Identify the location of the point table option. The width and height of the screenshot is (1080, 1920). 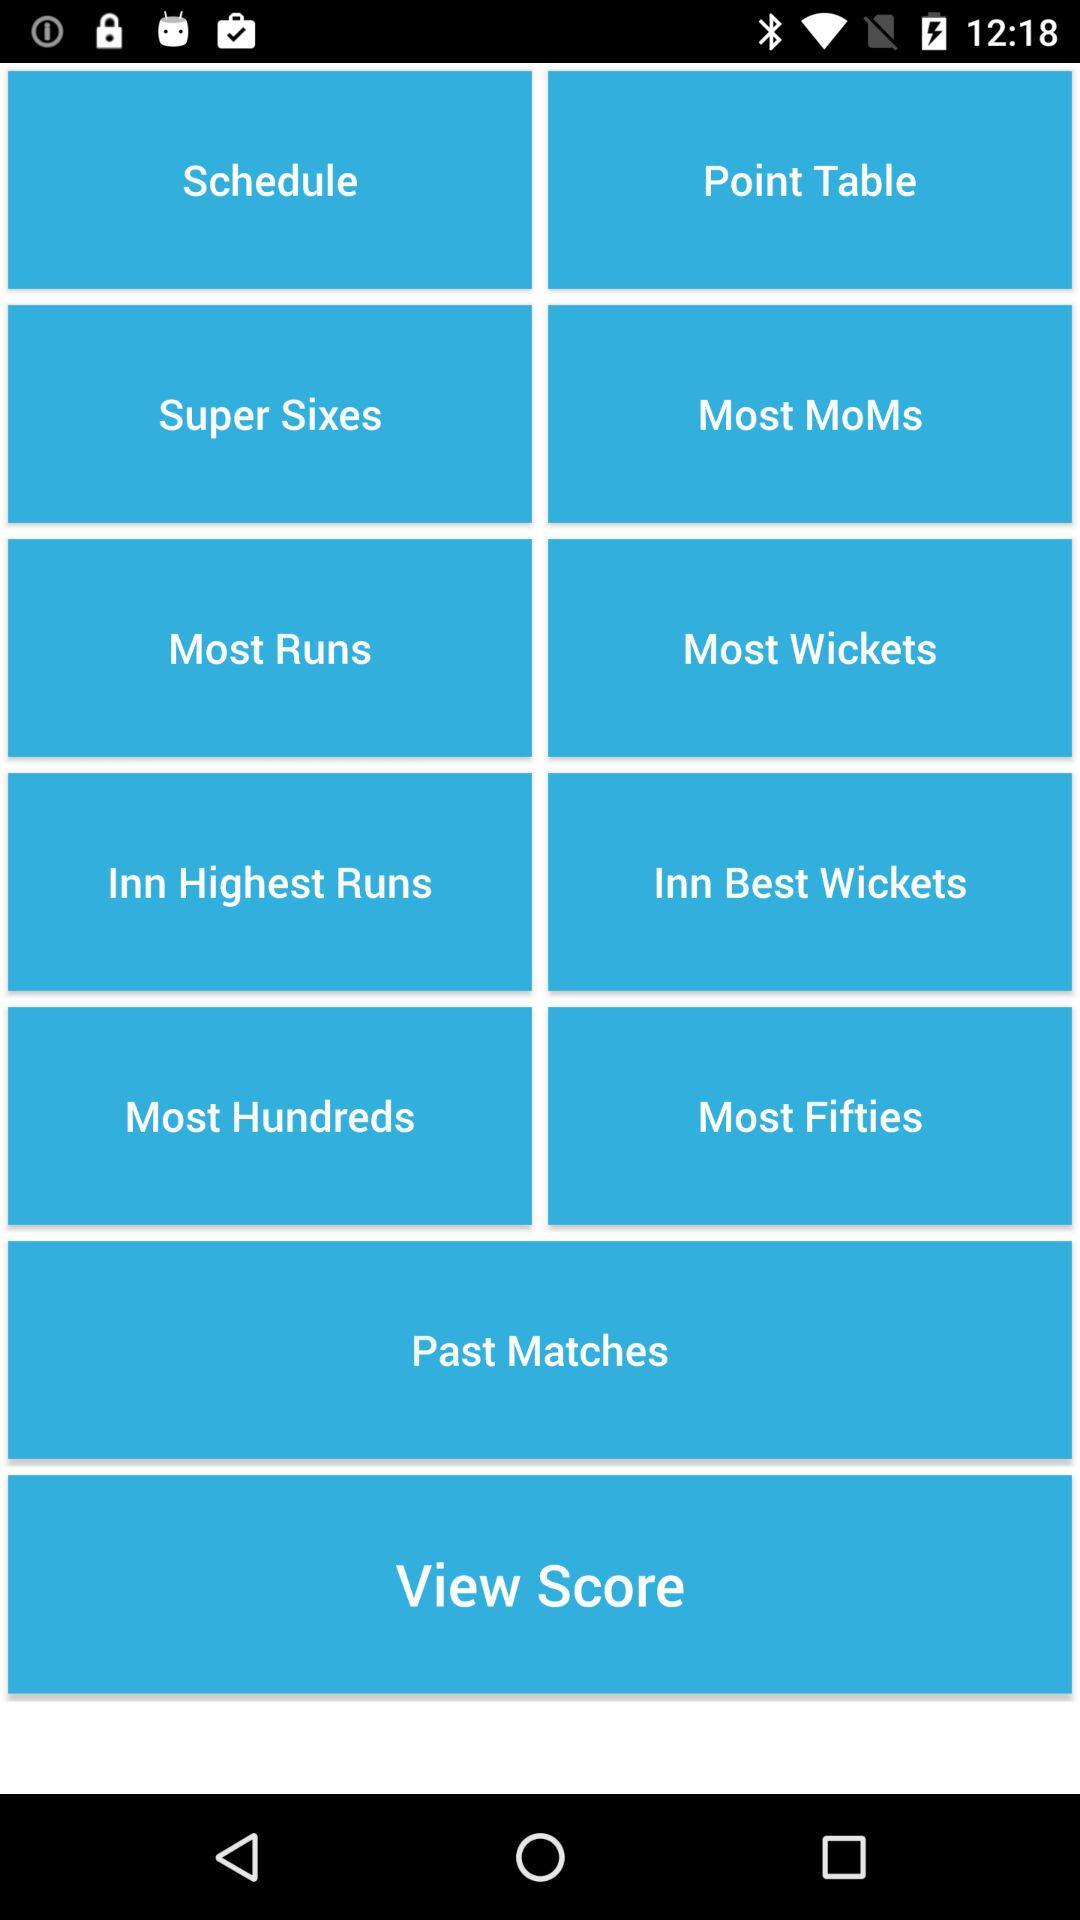
(810, 179).